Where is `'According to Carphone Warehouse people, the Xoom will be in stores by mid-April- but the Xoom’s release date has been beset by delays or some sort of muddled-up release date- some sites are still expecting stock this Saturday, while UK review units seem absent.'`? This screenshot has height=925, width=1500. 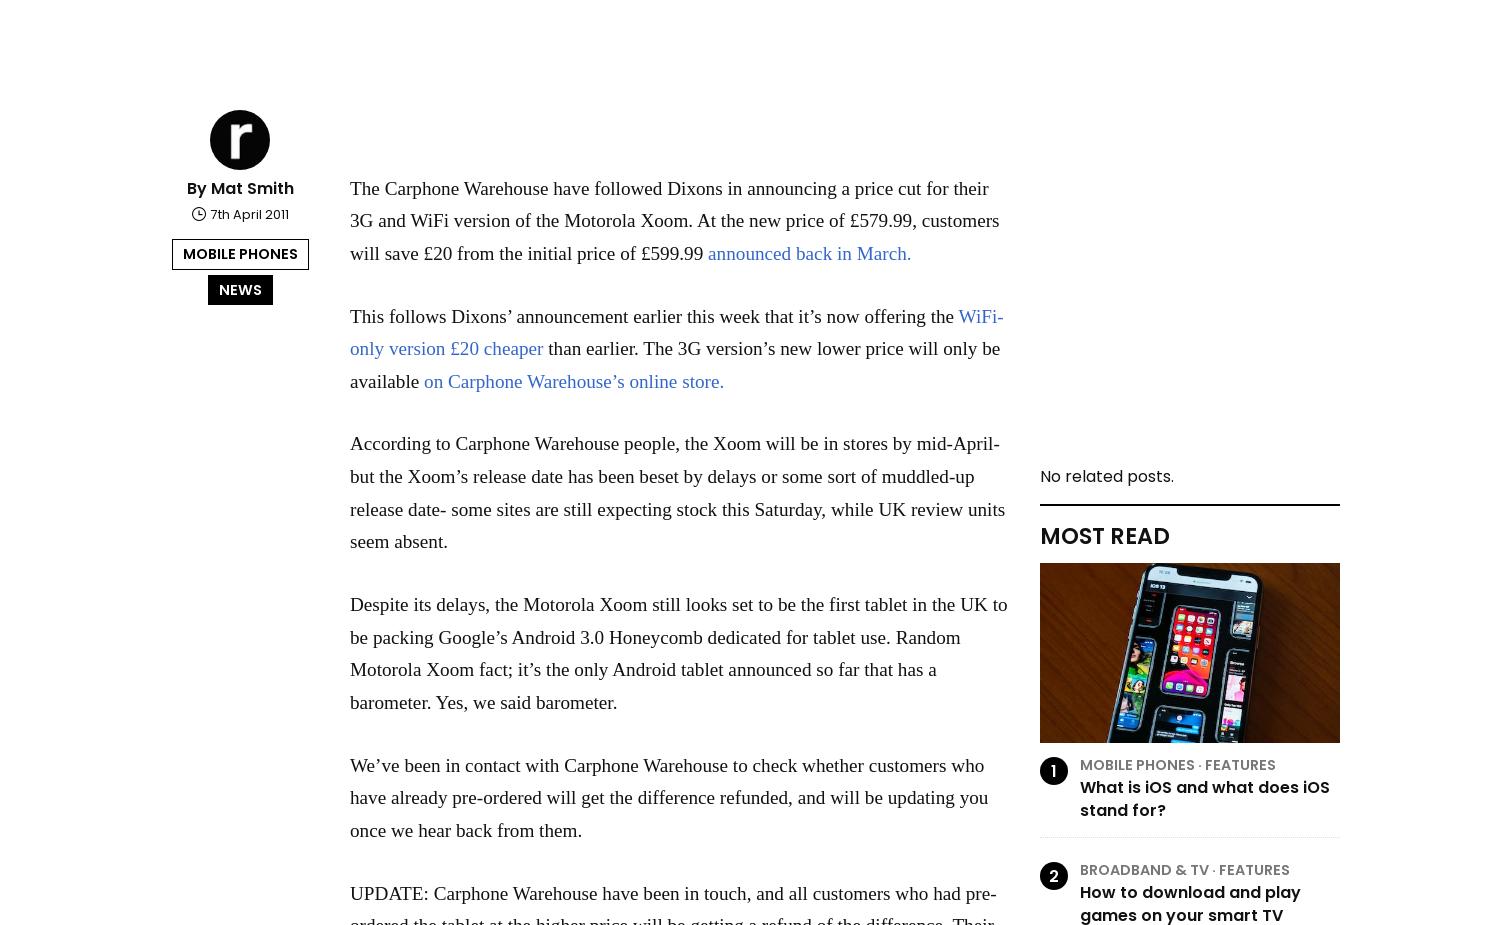 'According to Carphone Warehouse people, the Xoom will be in stores by mid-April- but the Xoom’s release date has been beset by delays or some sort of muddled-up release date- some sites are still expecting stock this Saturday, while UK review units seem absent.' is located at coordinates (677, 492).